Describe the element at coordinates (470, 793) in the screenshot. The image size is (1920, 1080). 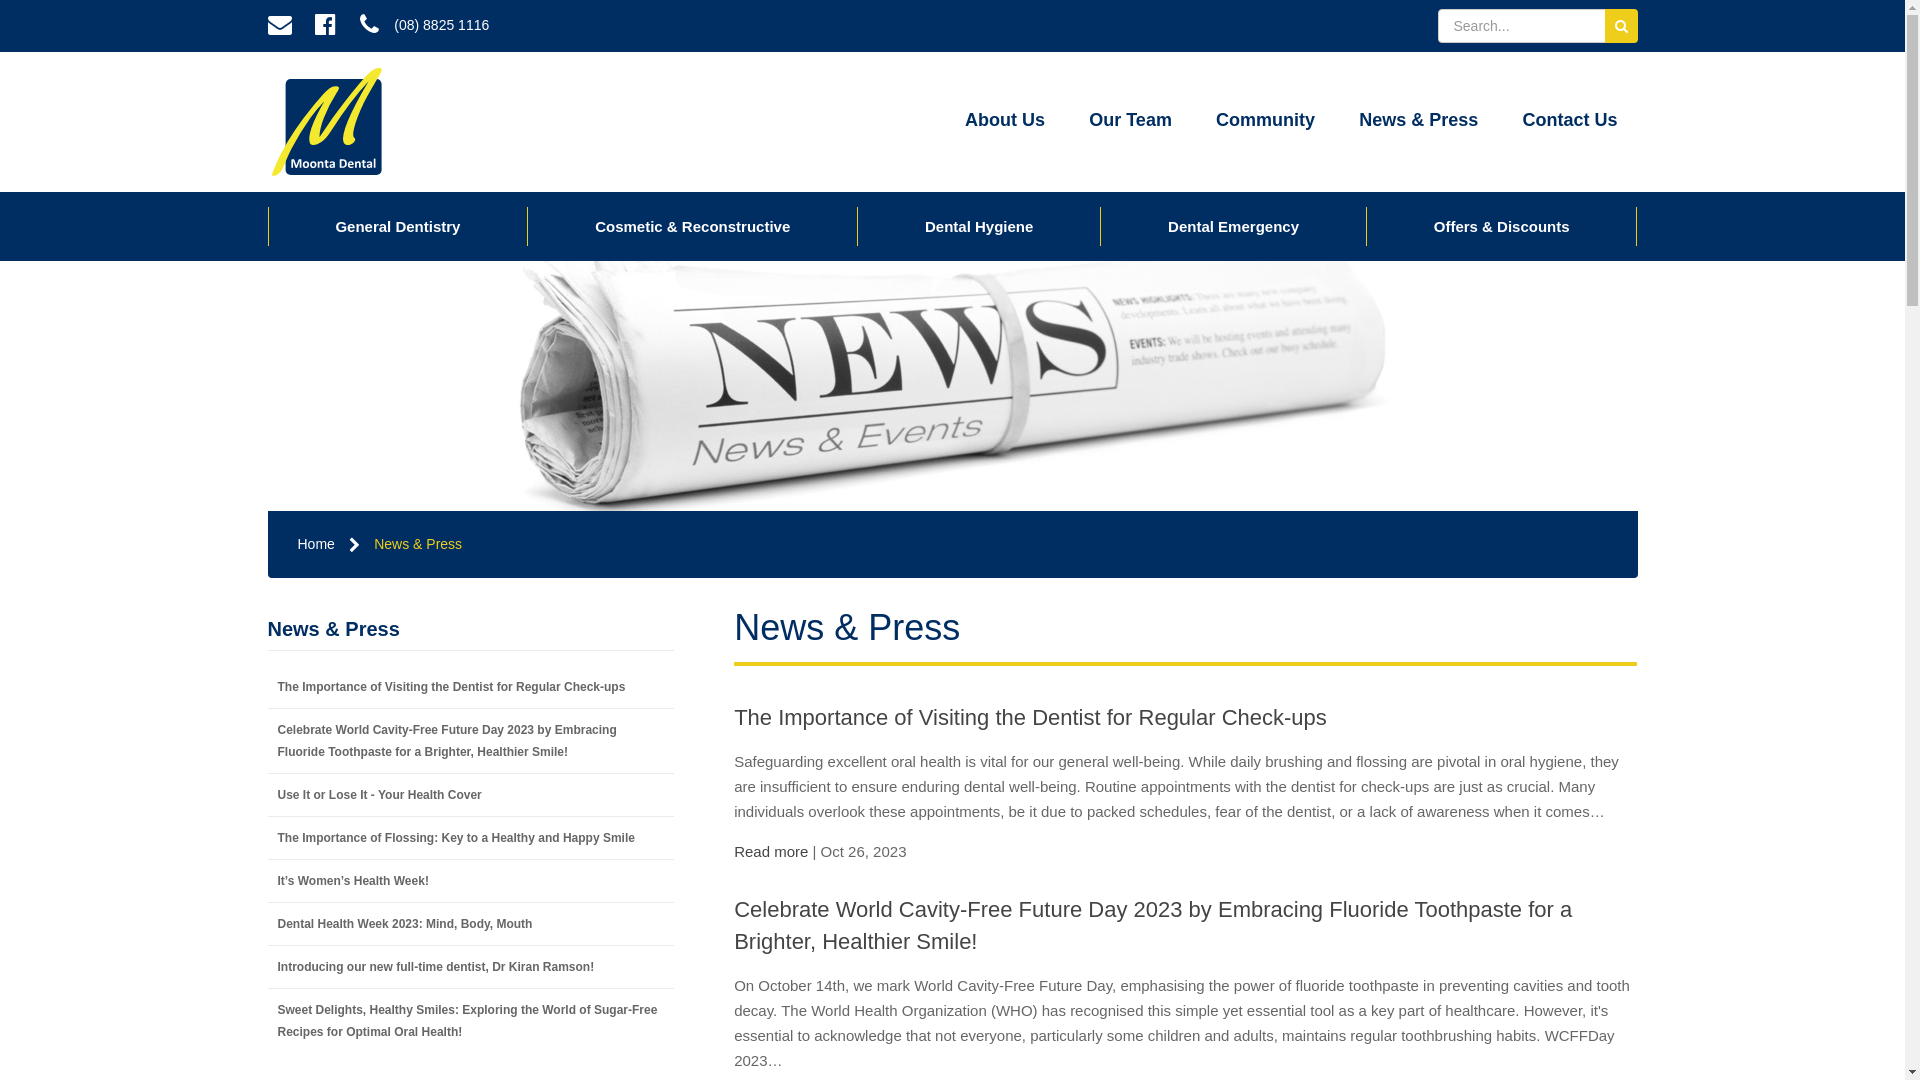
I see `'Use It or Lose It - Your Health Cover'` at that location.